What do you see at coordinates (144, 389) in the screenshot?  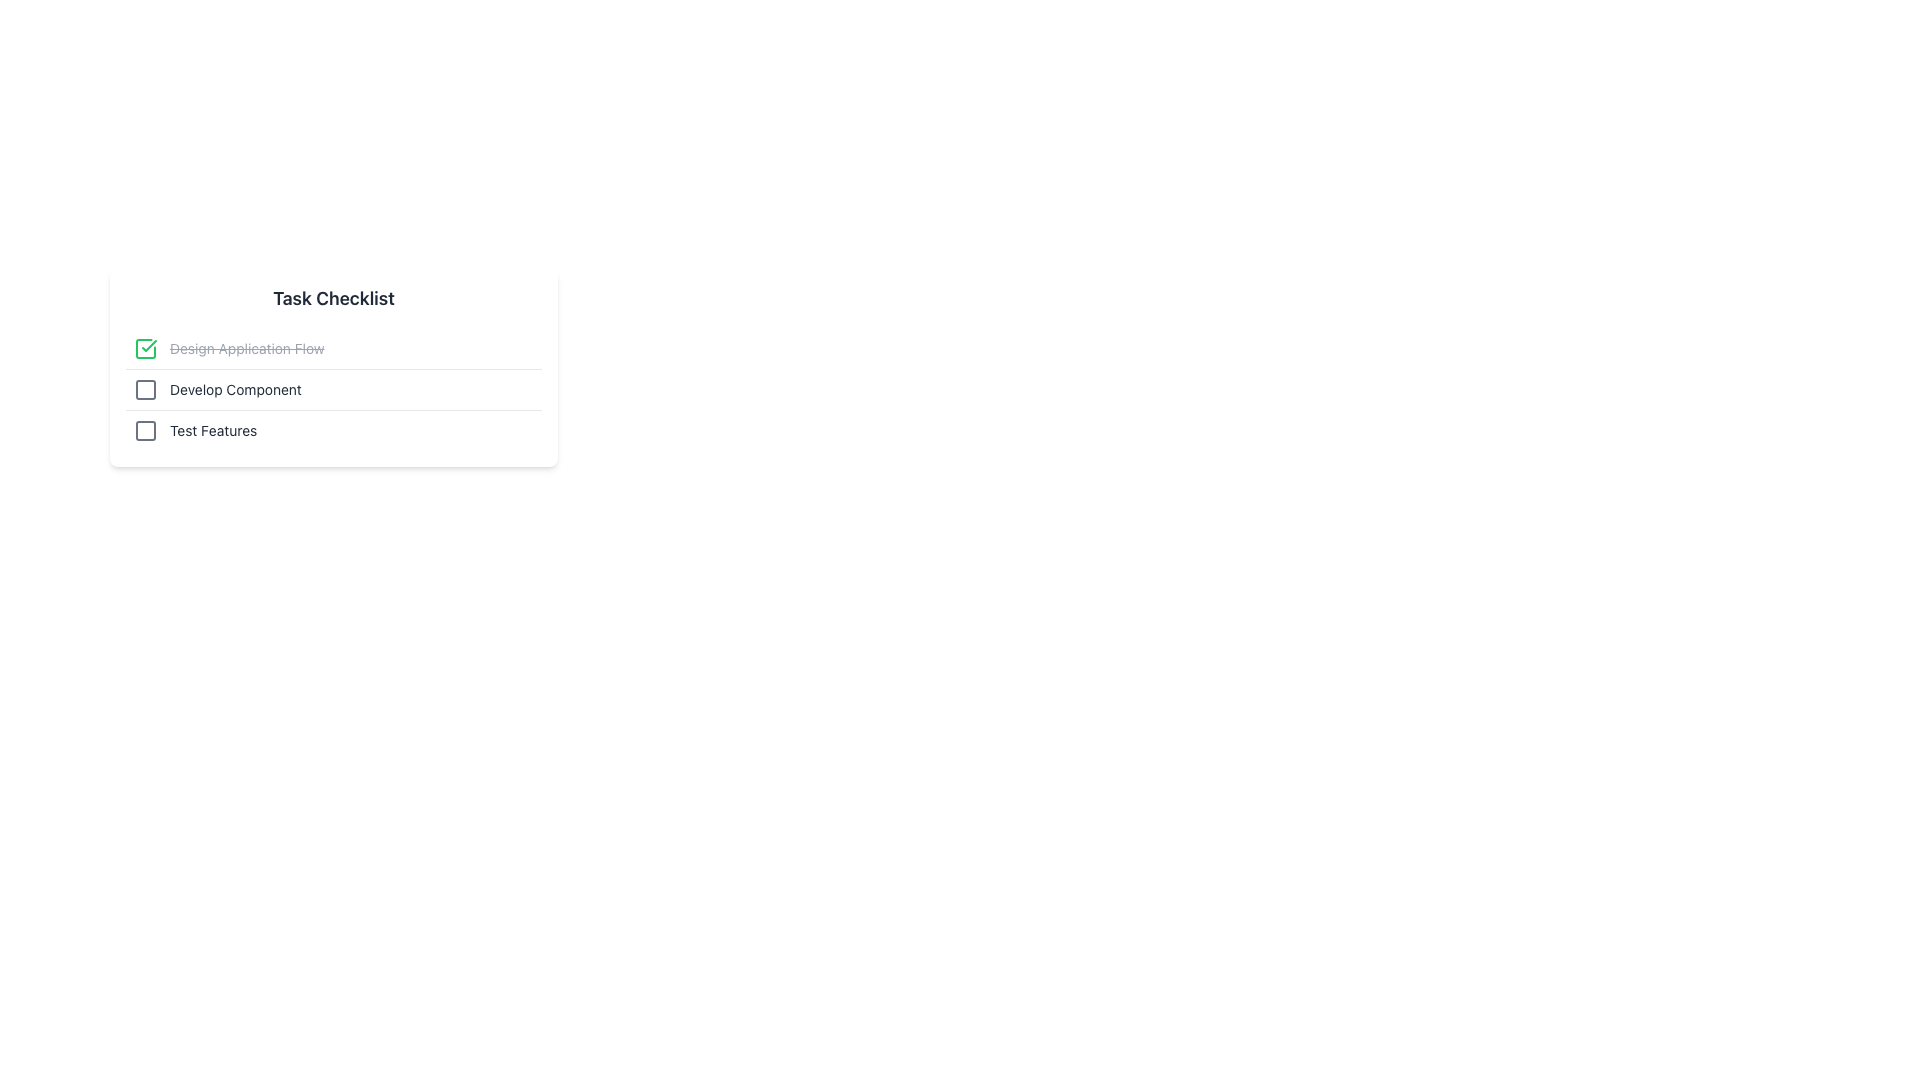 I see `the leftmost checkbox icon in the 'Develop Component' checklist` at bounding box center [144, 389].